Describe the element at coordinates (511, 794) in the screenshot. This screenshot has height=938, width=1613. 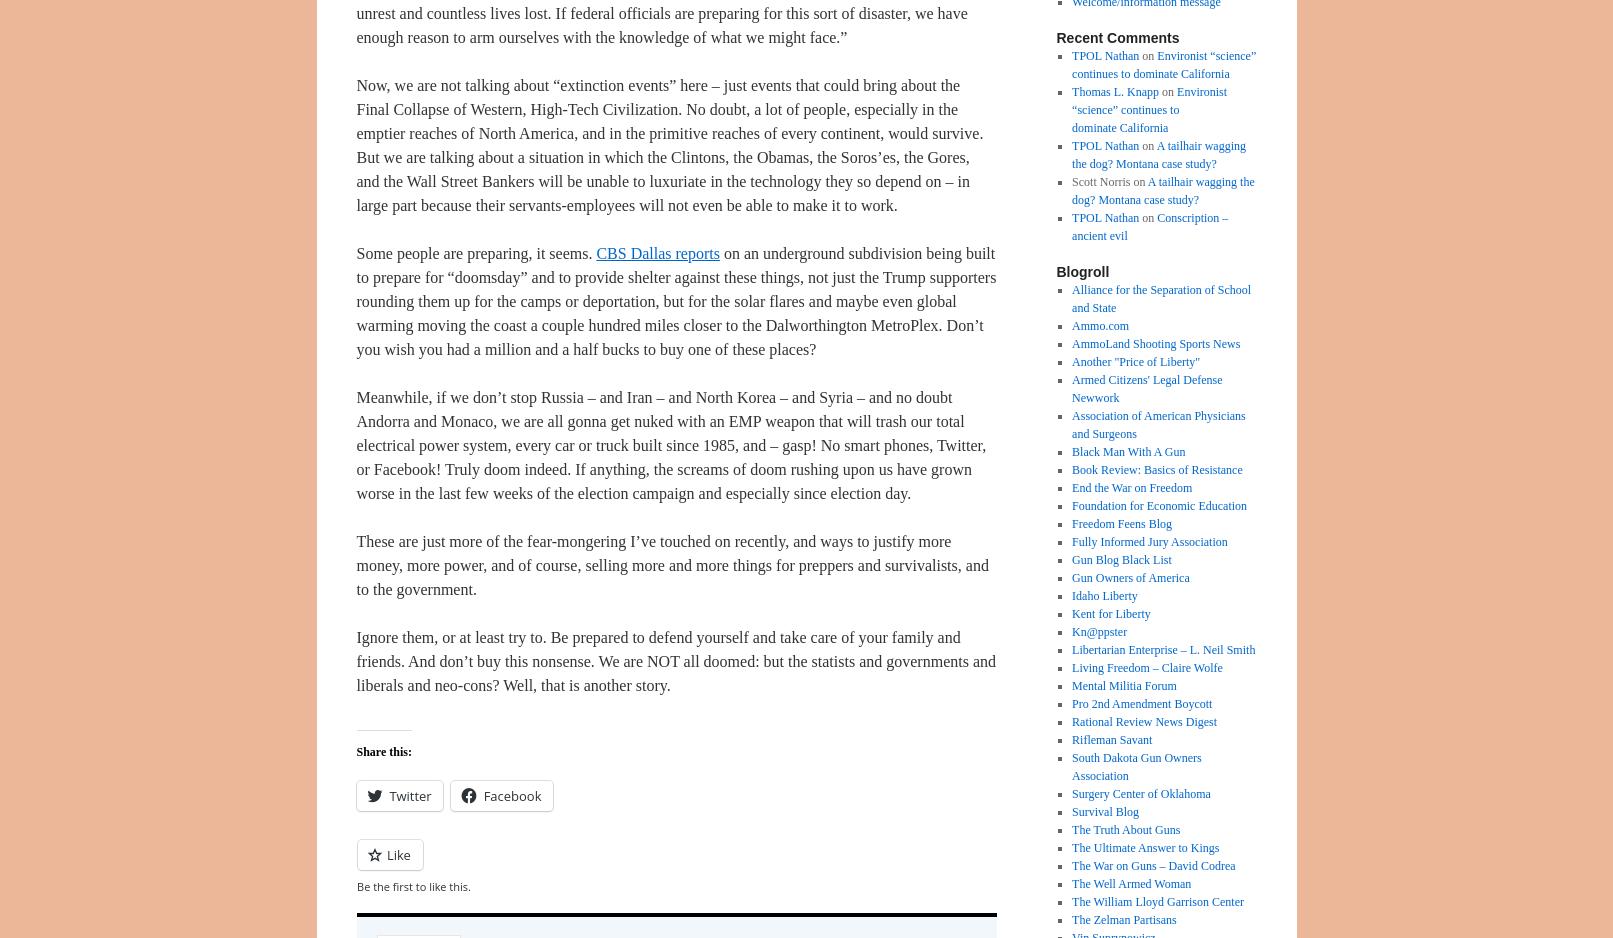
I see `'Facebook'` at that location.